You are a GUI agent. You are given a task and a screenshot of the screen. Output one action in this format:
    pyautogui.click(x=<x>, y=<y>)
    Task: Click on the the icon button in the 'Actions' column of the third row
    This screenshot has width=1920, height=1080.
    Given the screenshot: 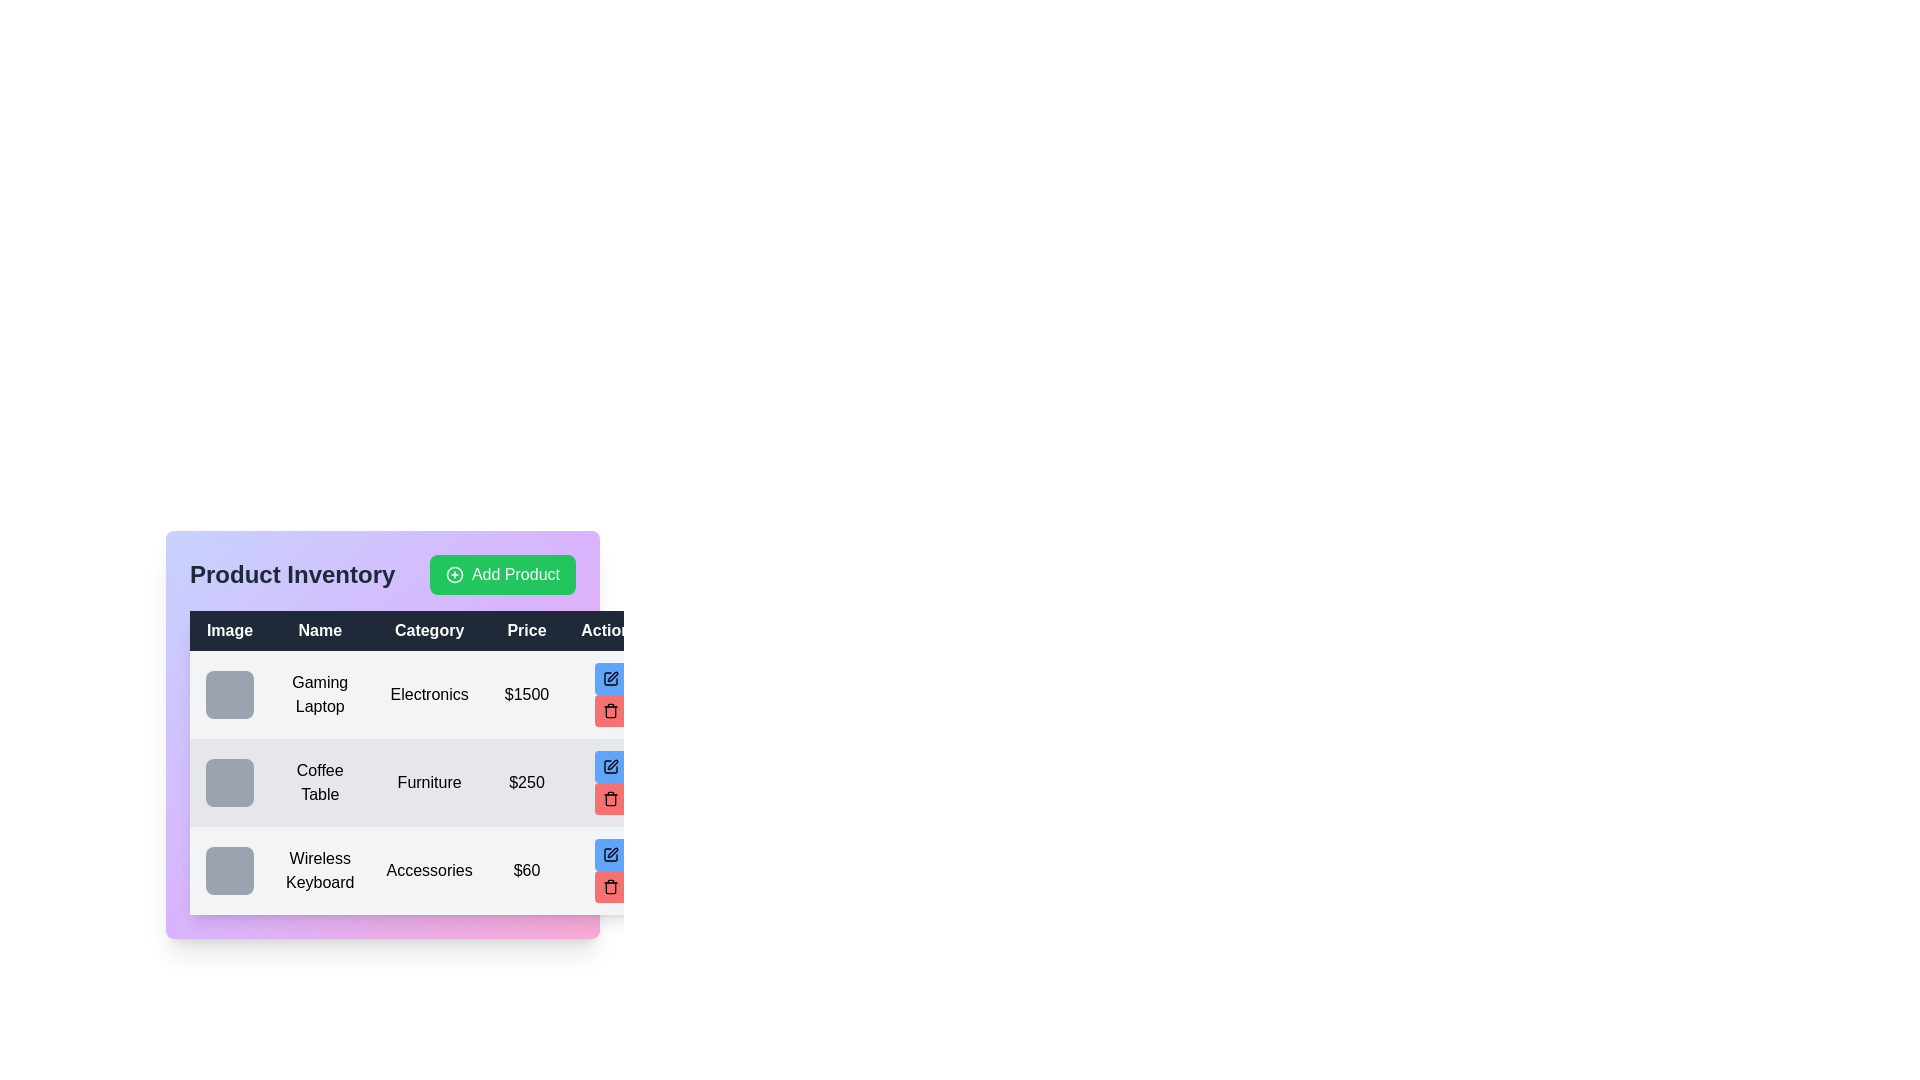 What is the action you would take?
    pyautogui.click(x=609, y=855)
    